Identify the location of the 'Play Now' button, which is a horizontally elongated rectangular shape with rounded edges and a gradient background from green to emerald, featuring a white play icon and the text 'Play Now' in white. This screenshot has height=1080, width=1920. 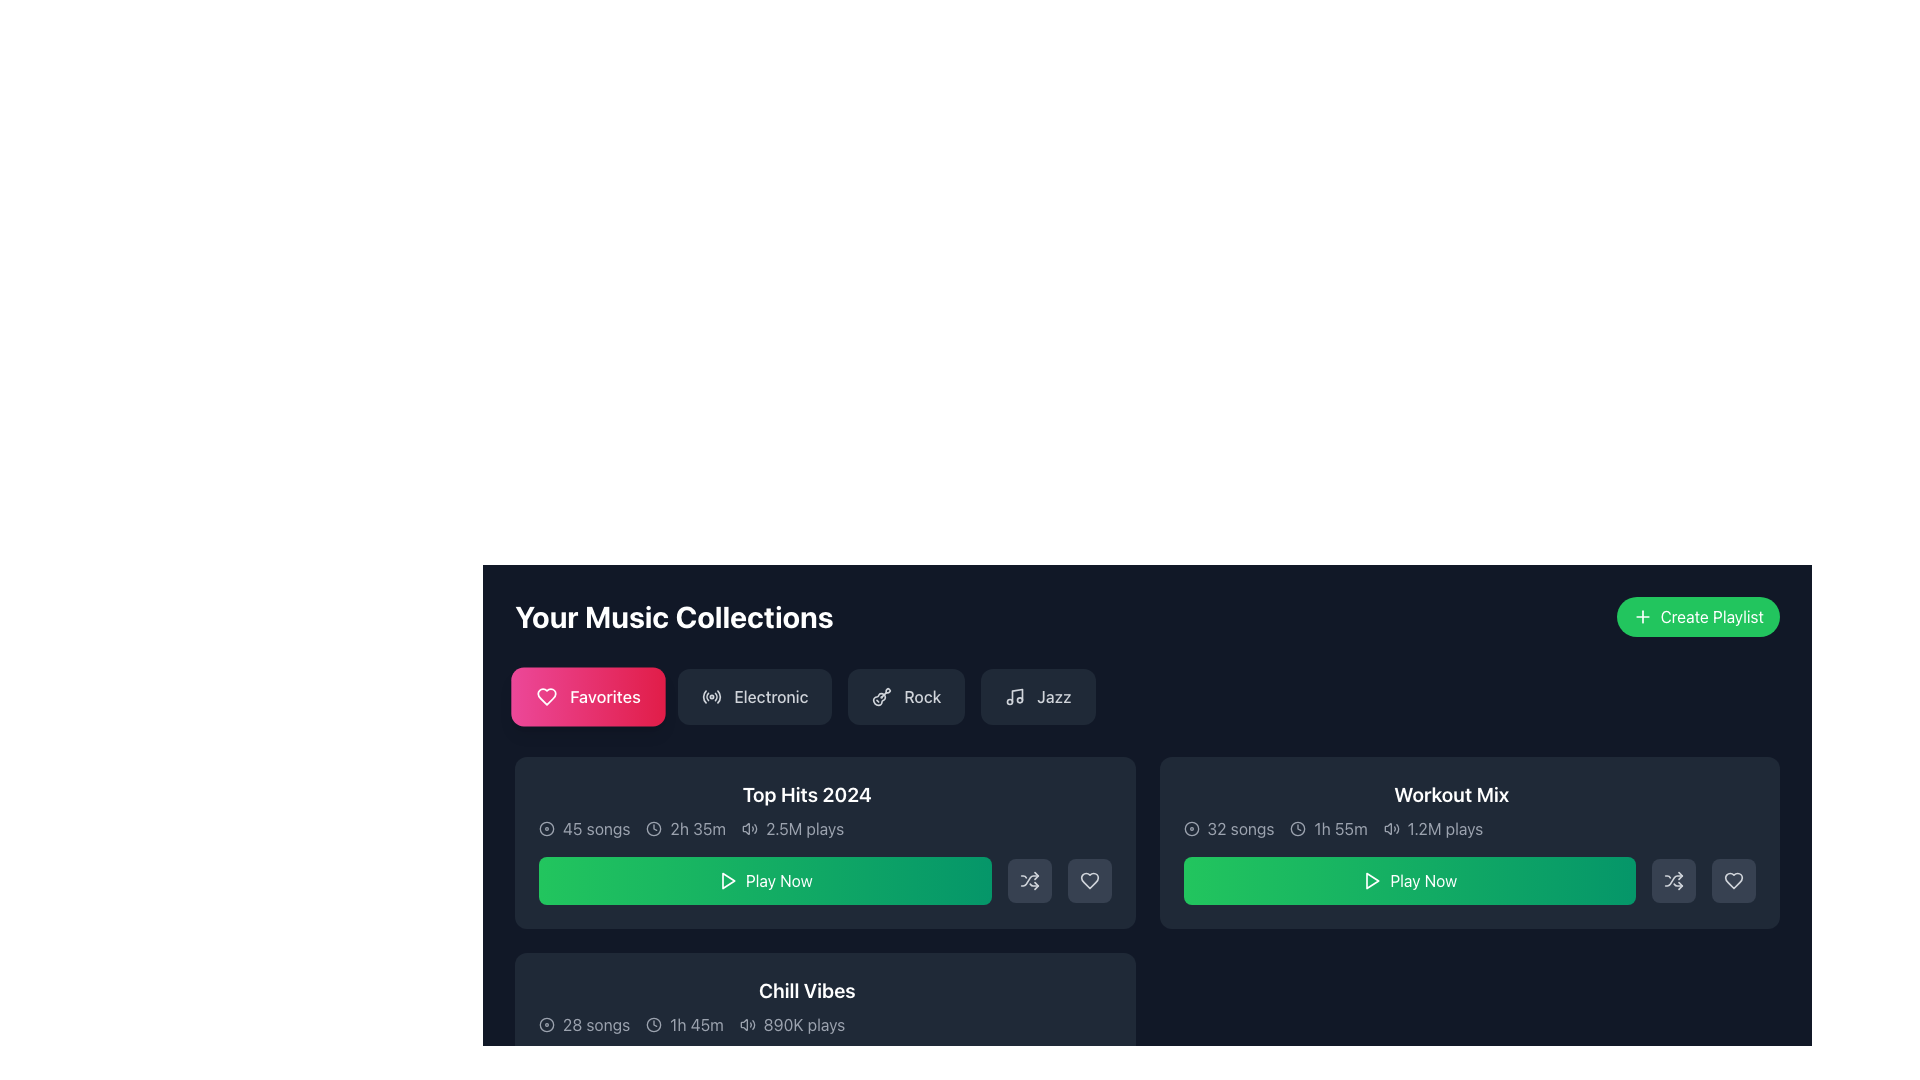
(1408, 879).